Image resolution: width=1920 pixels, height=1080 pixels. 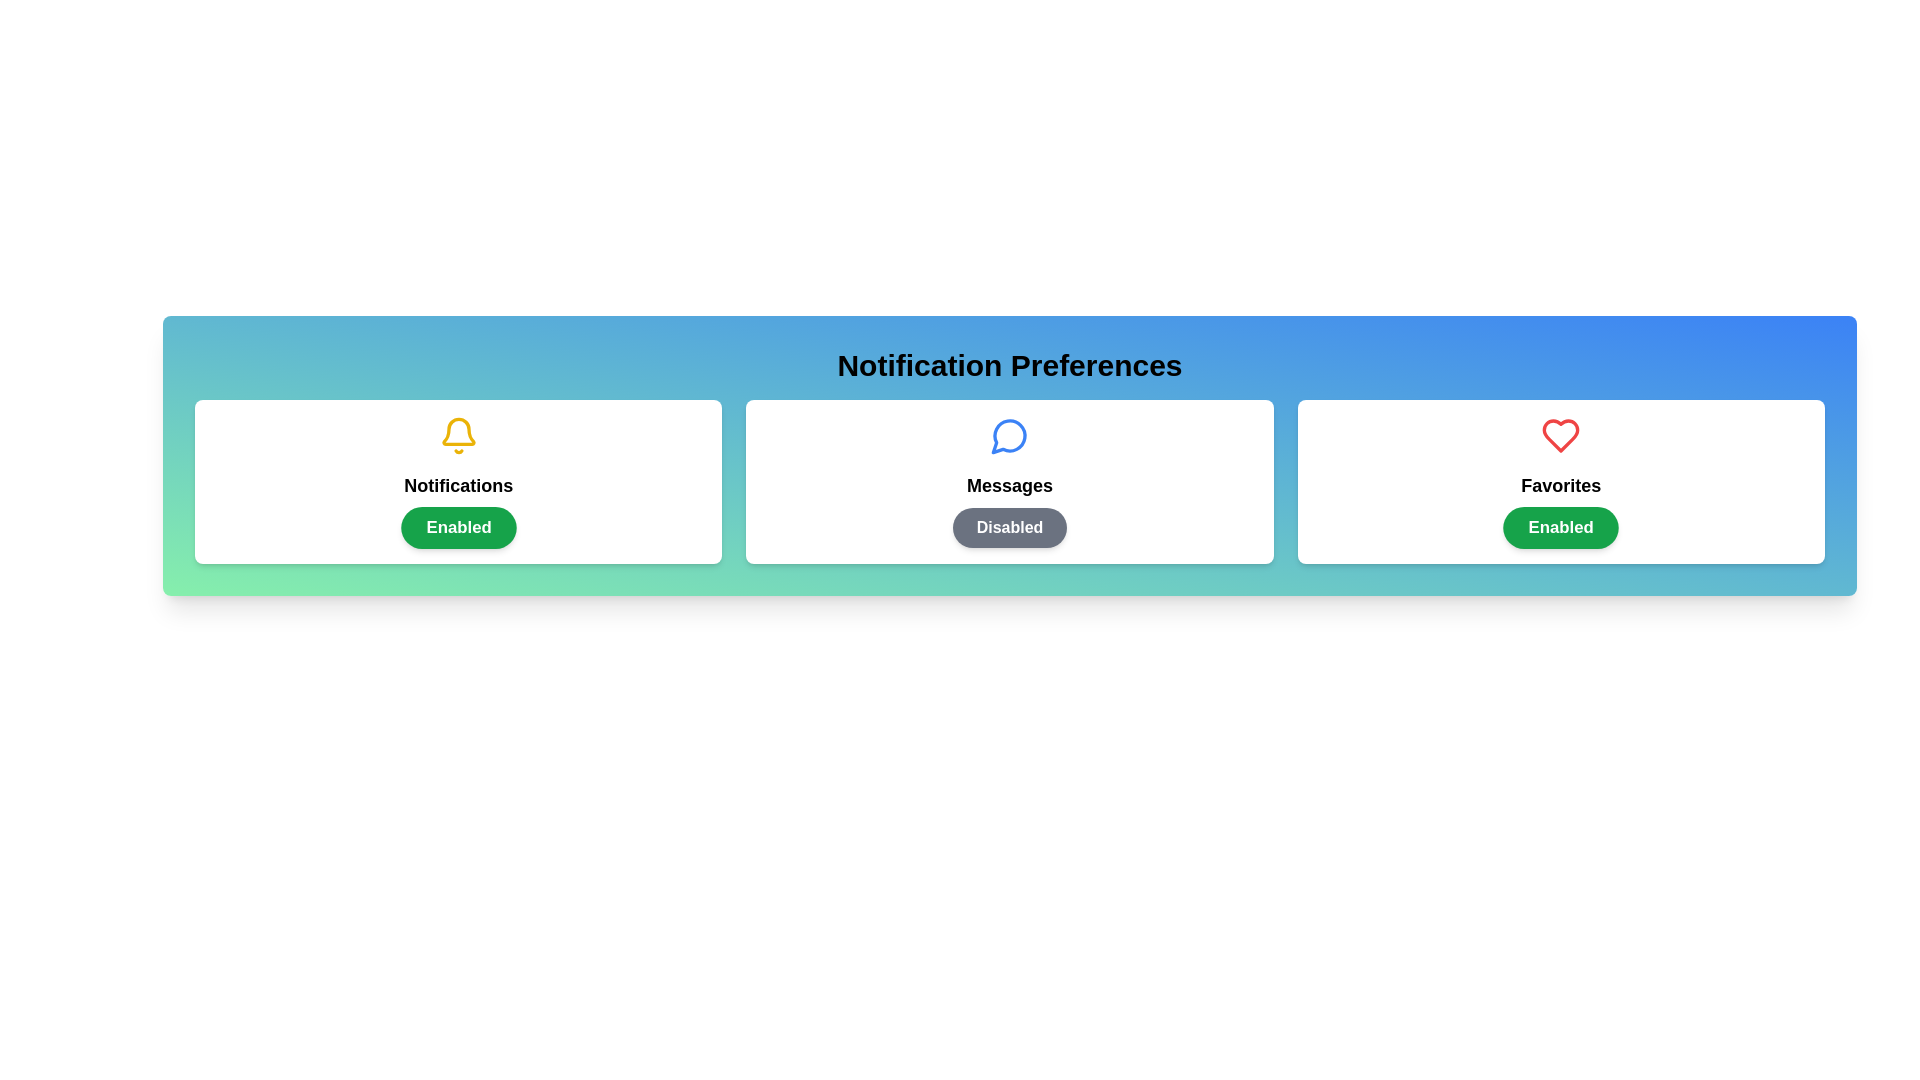 What do you see at coordinates (457, 527) in the screenshot?
I see `'Enabled' button under the 'Notifications' section to toggle its state` at bounding box center [457, 527].